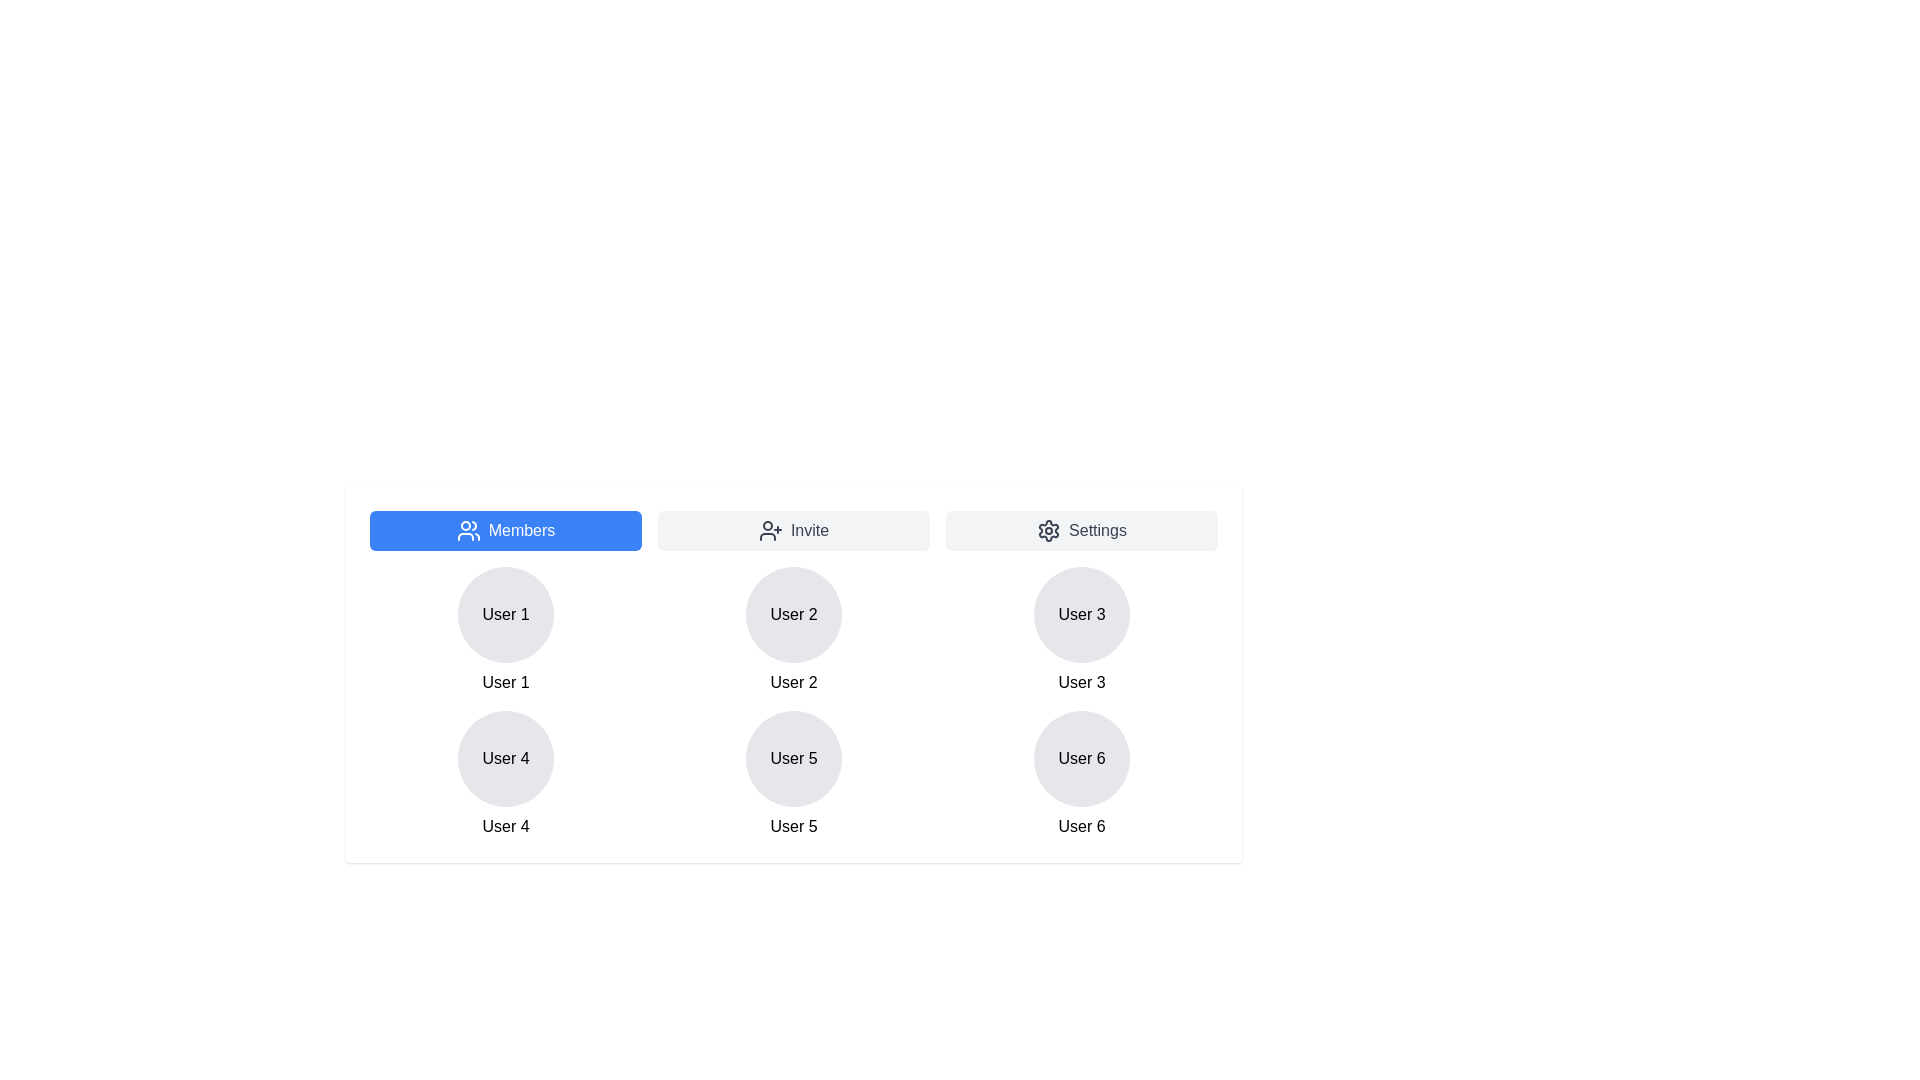 The width and height of the screenshot is (1920, 1080). What do you see at coordinates (1080, 631) in the screenshot?
I see `the user profile display element located in the top-right section of the grid, which shows user-specific information and is the third item in a 3x2 configuration` at bounding box center [1080, 631].